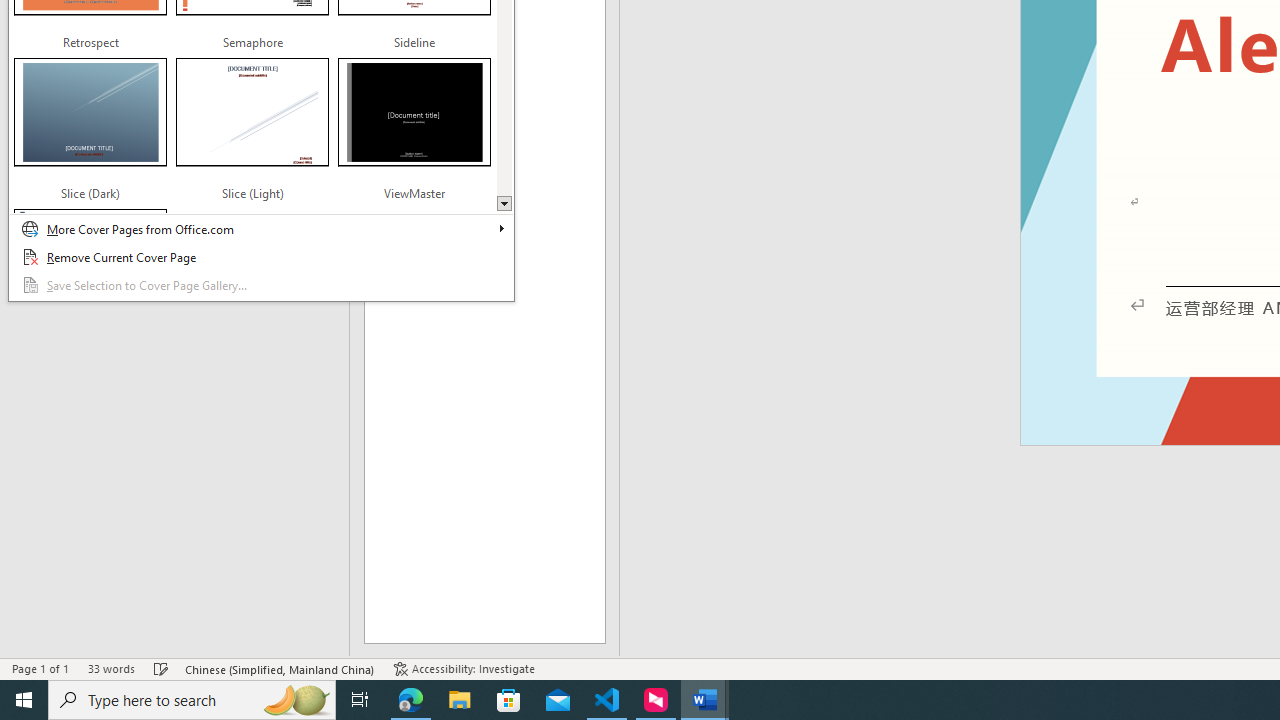 The width and height of the screenshot is (1280, 720). What do you see at coordinates (459, 698) in the screenshot?
I see `'File Explorer'` at bounding box center [459, 698].